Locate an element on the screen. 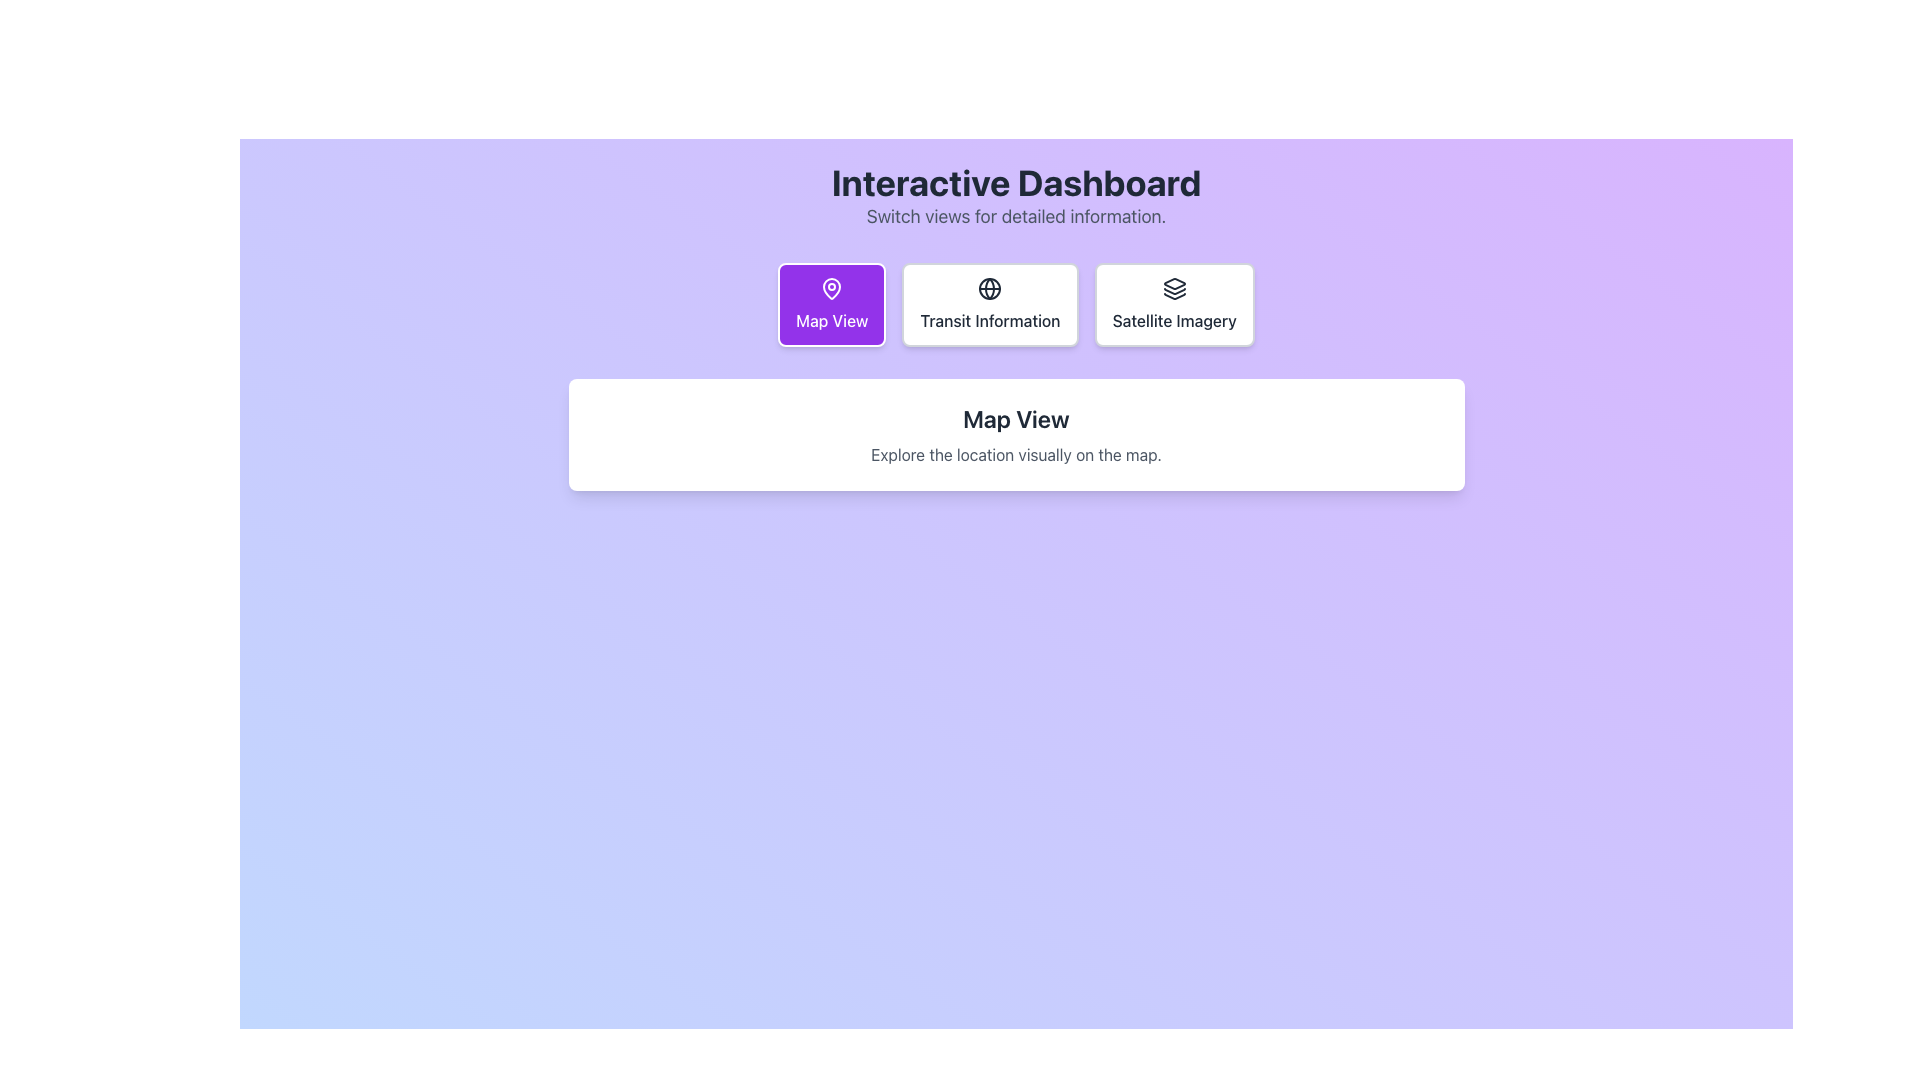 Image resolution: width=1920 pixels, height=1080 pixels. the dark semi-abstract trapezoid graphic within the 'Satellite Imagery' button, which is the third option in the horizontal navigation bar under 'Interactive Dashboard' is located at coordinates (1174, 284).